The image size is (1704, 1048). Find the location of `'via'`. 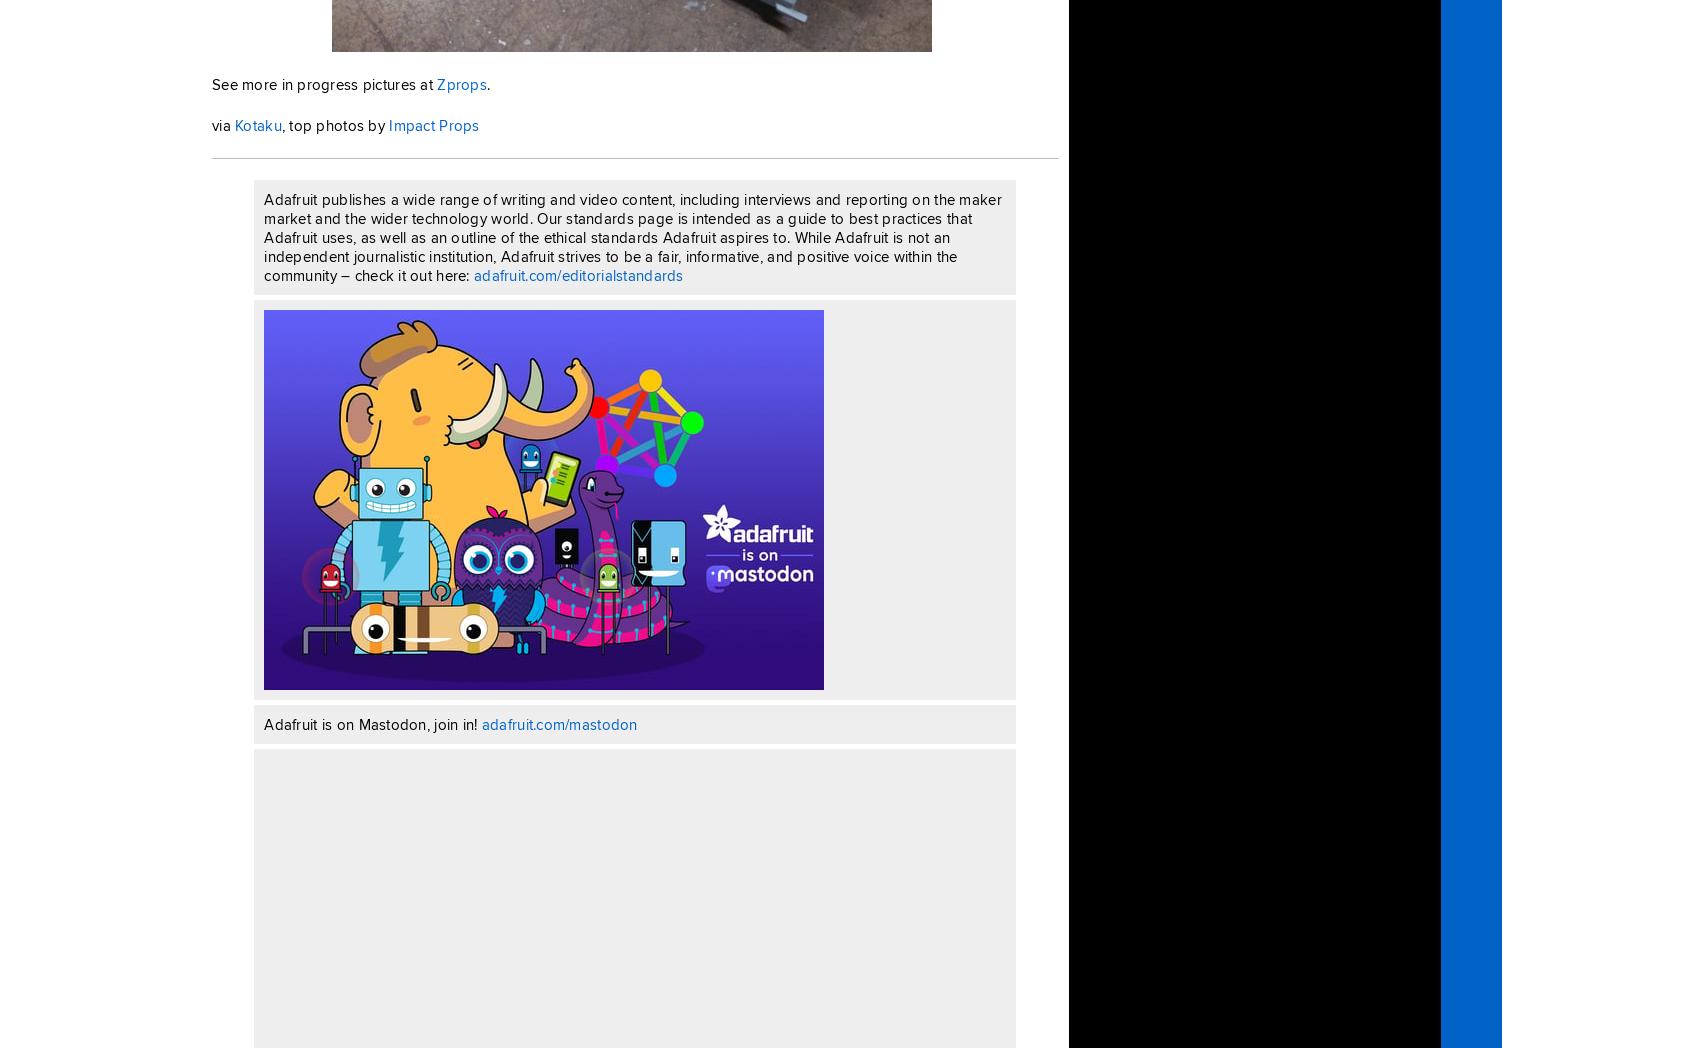

'via' is located at coordinates (222, 124).